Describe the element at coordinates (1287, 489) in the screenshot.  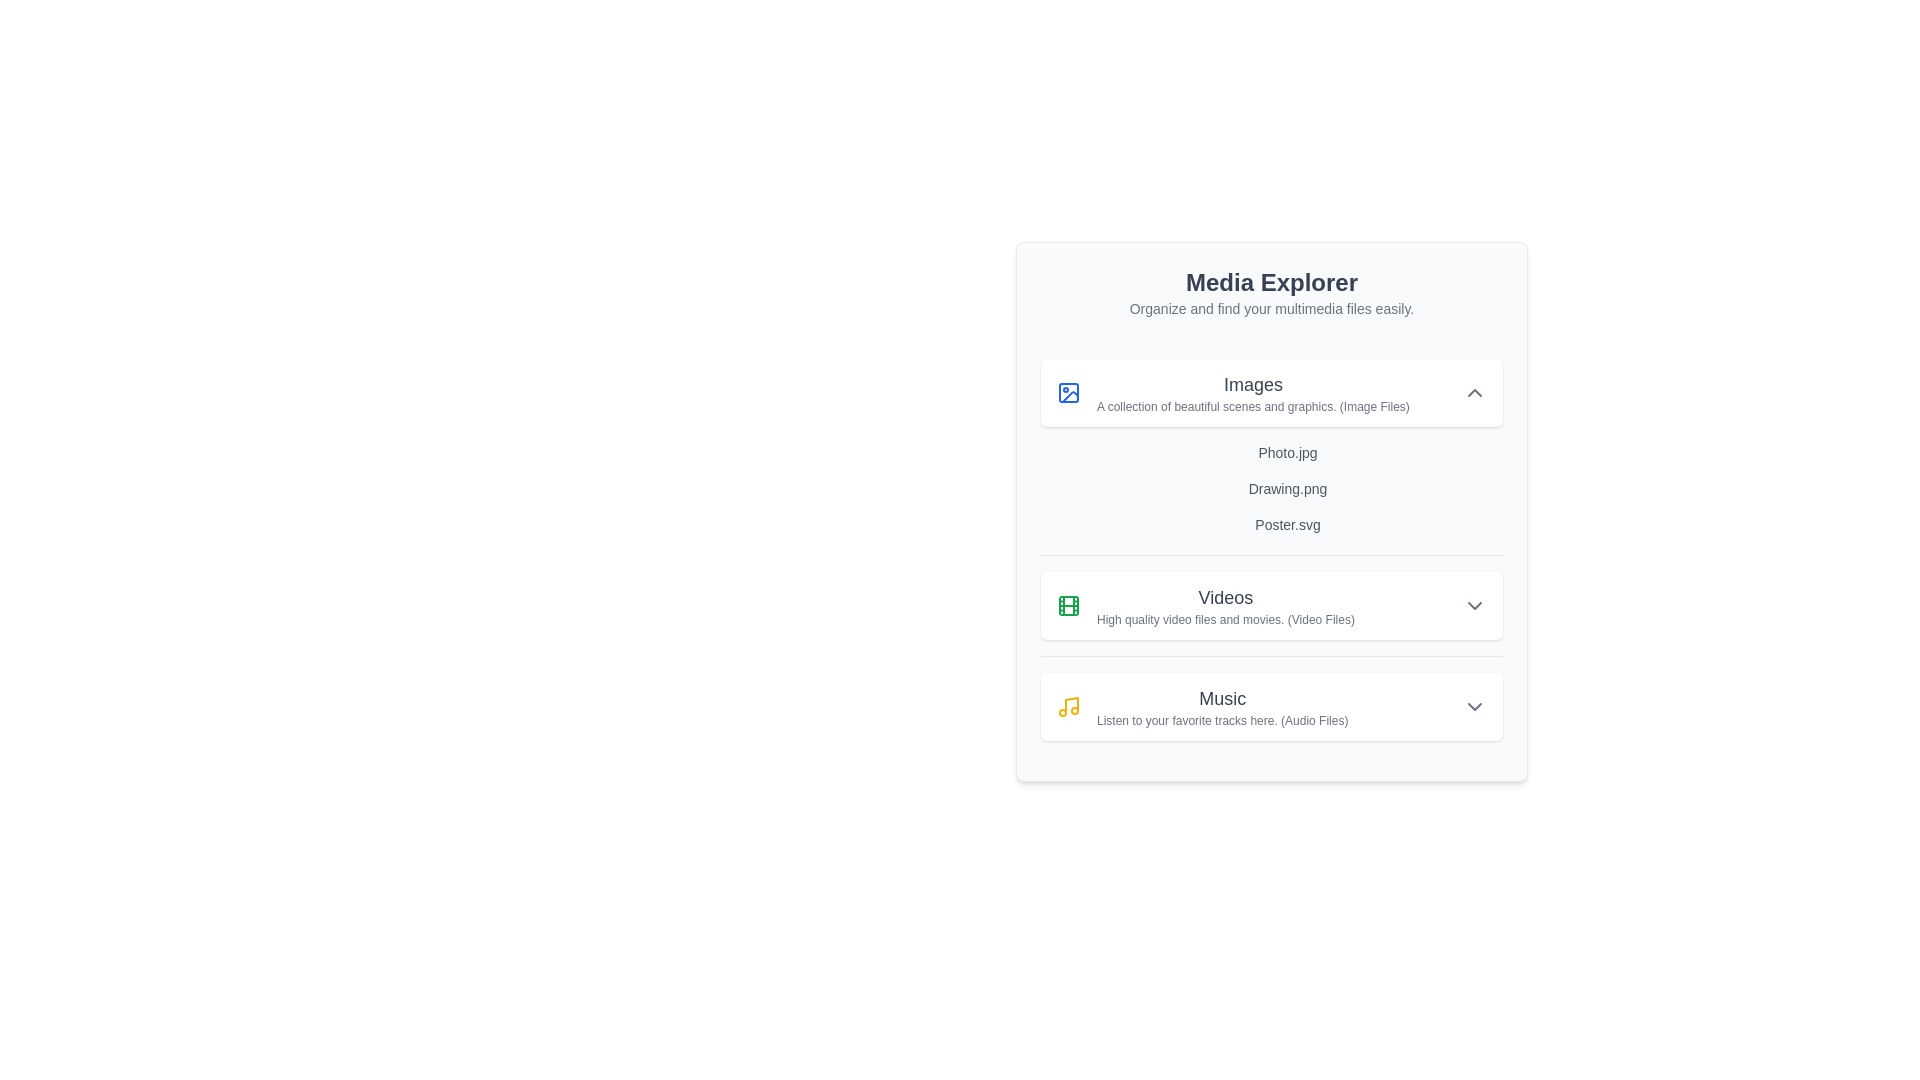
I see `the text label for 'Drawing.png' located in the central column under the 'Images' section of the interface` at that location.